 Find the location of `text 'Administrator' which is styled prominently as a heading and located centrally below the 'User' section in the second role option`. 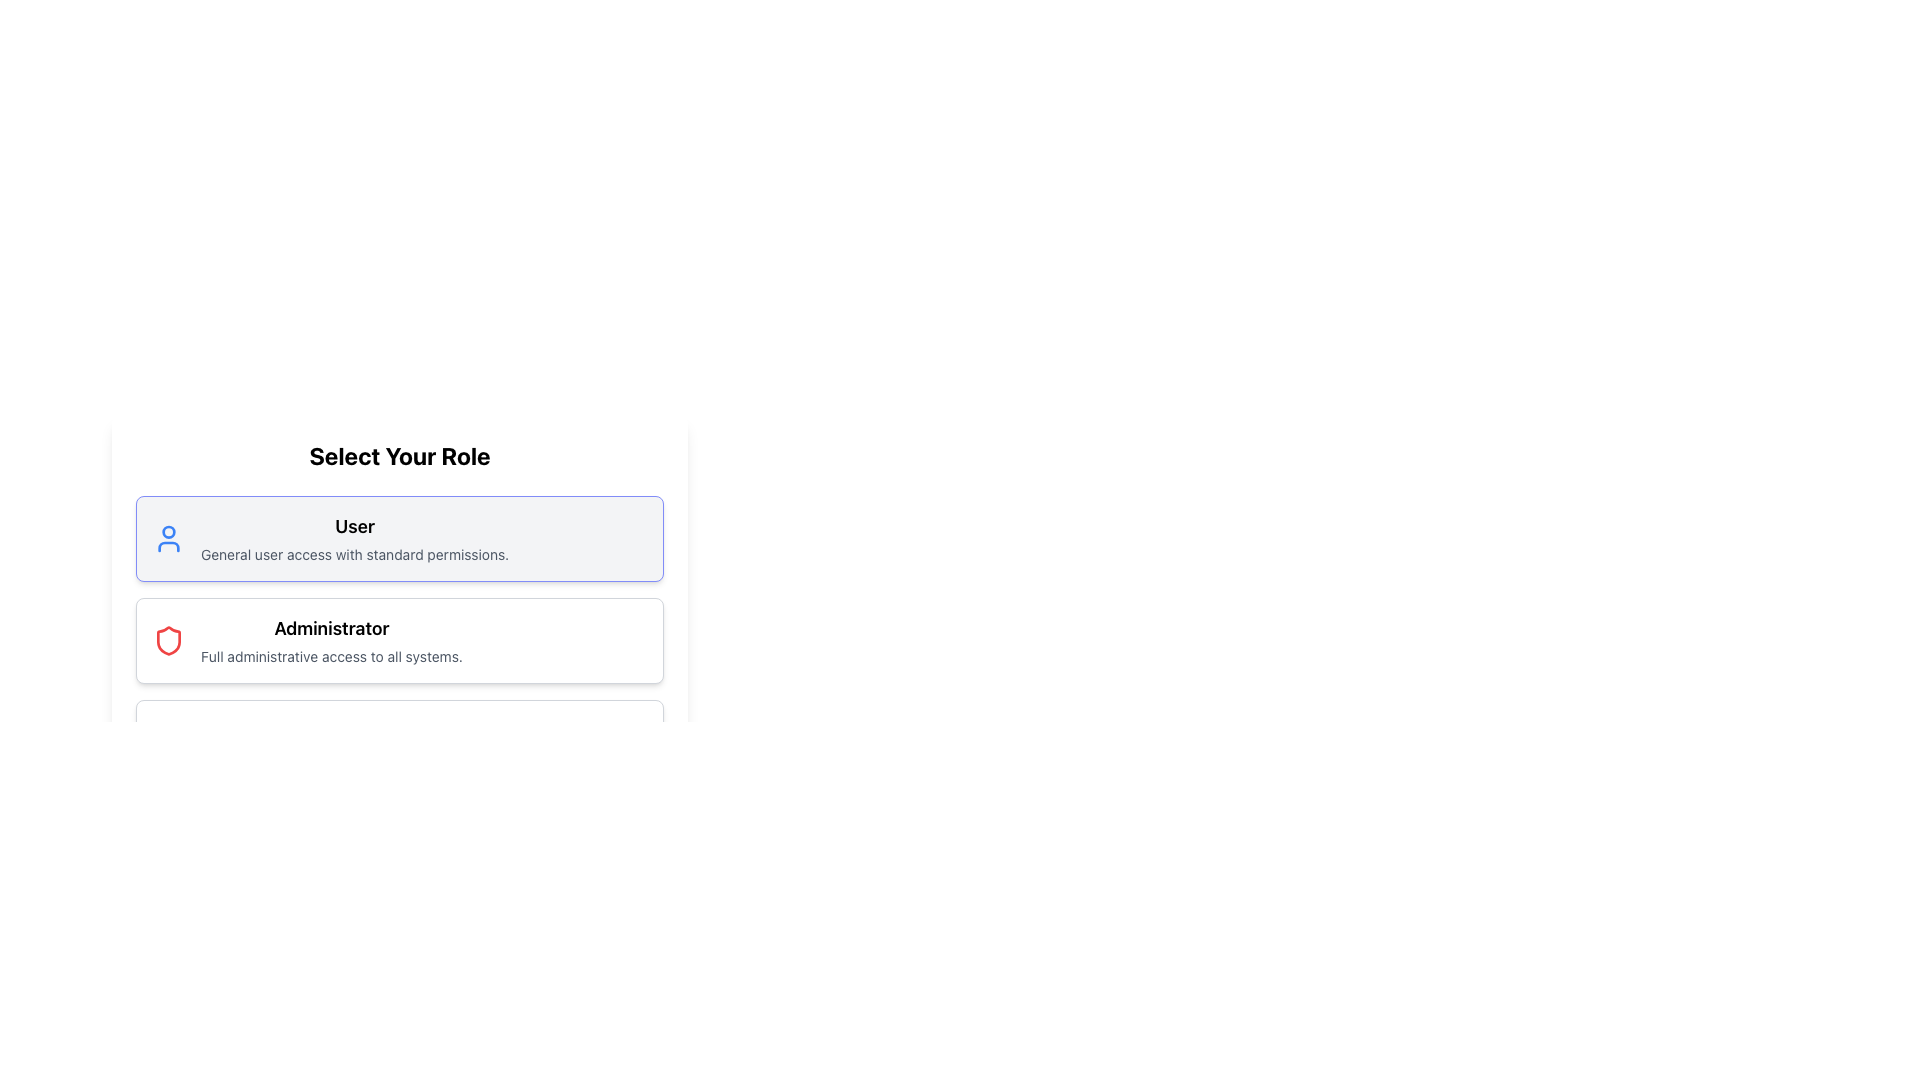

text 'Administrator' which is styled prominently as a heading and located centrally below the 'User' section in the second role option is located at coordinates (331, 627).